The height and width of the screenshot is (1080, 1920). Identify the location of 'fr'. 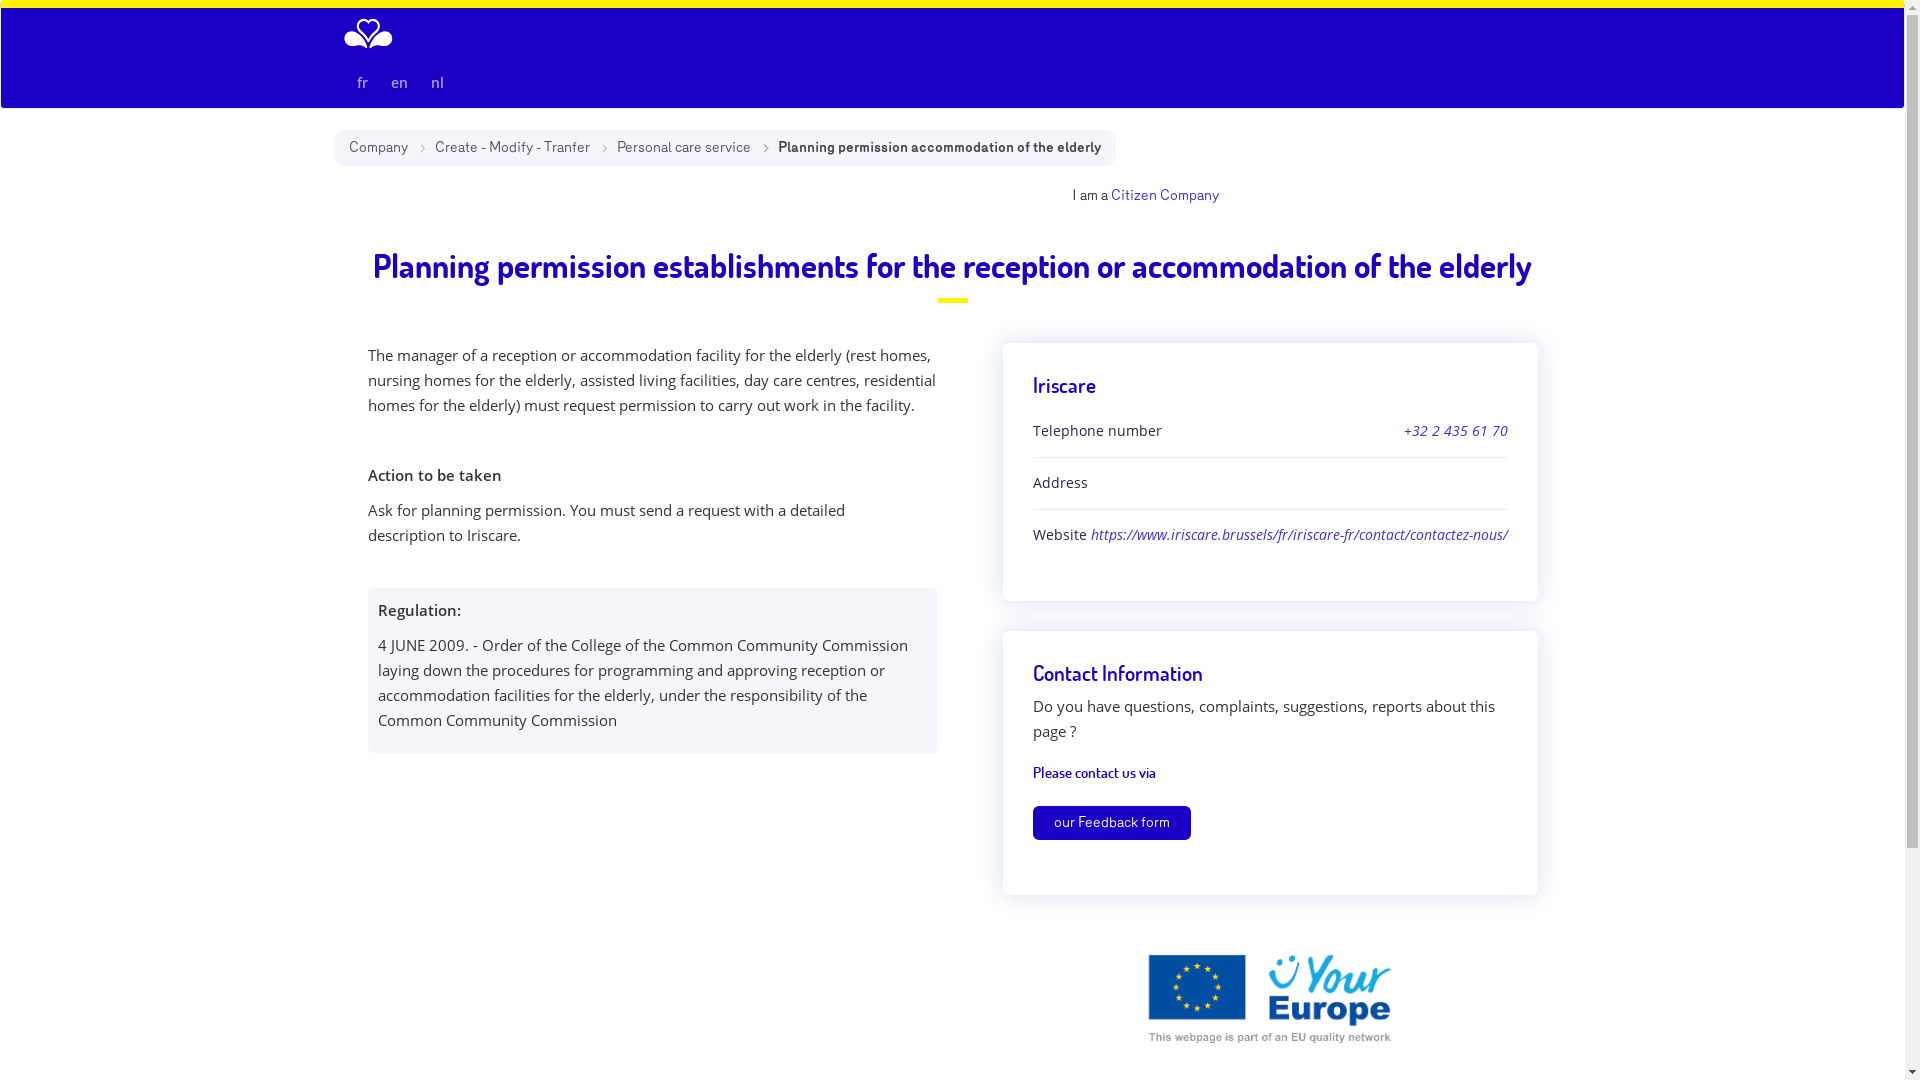
(345, 81).